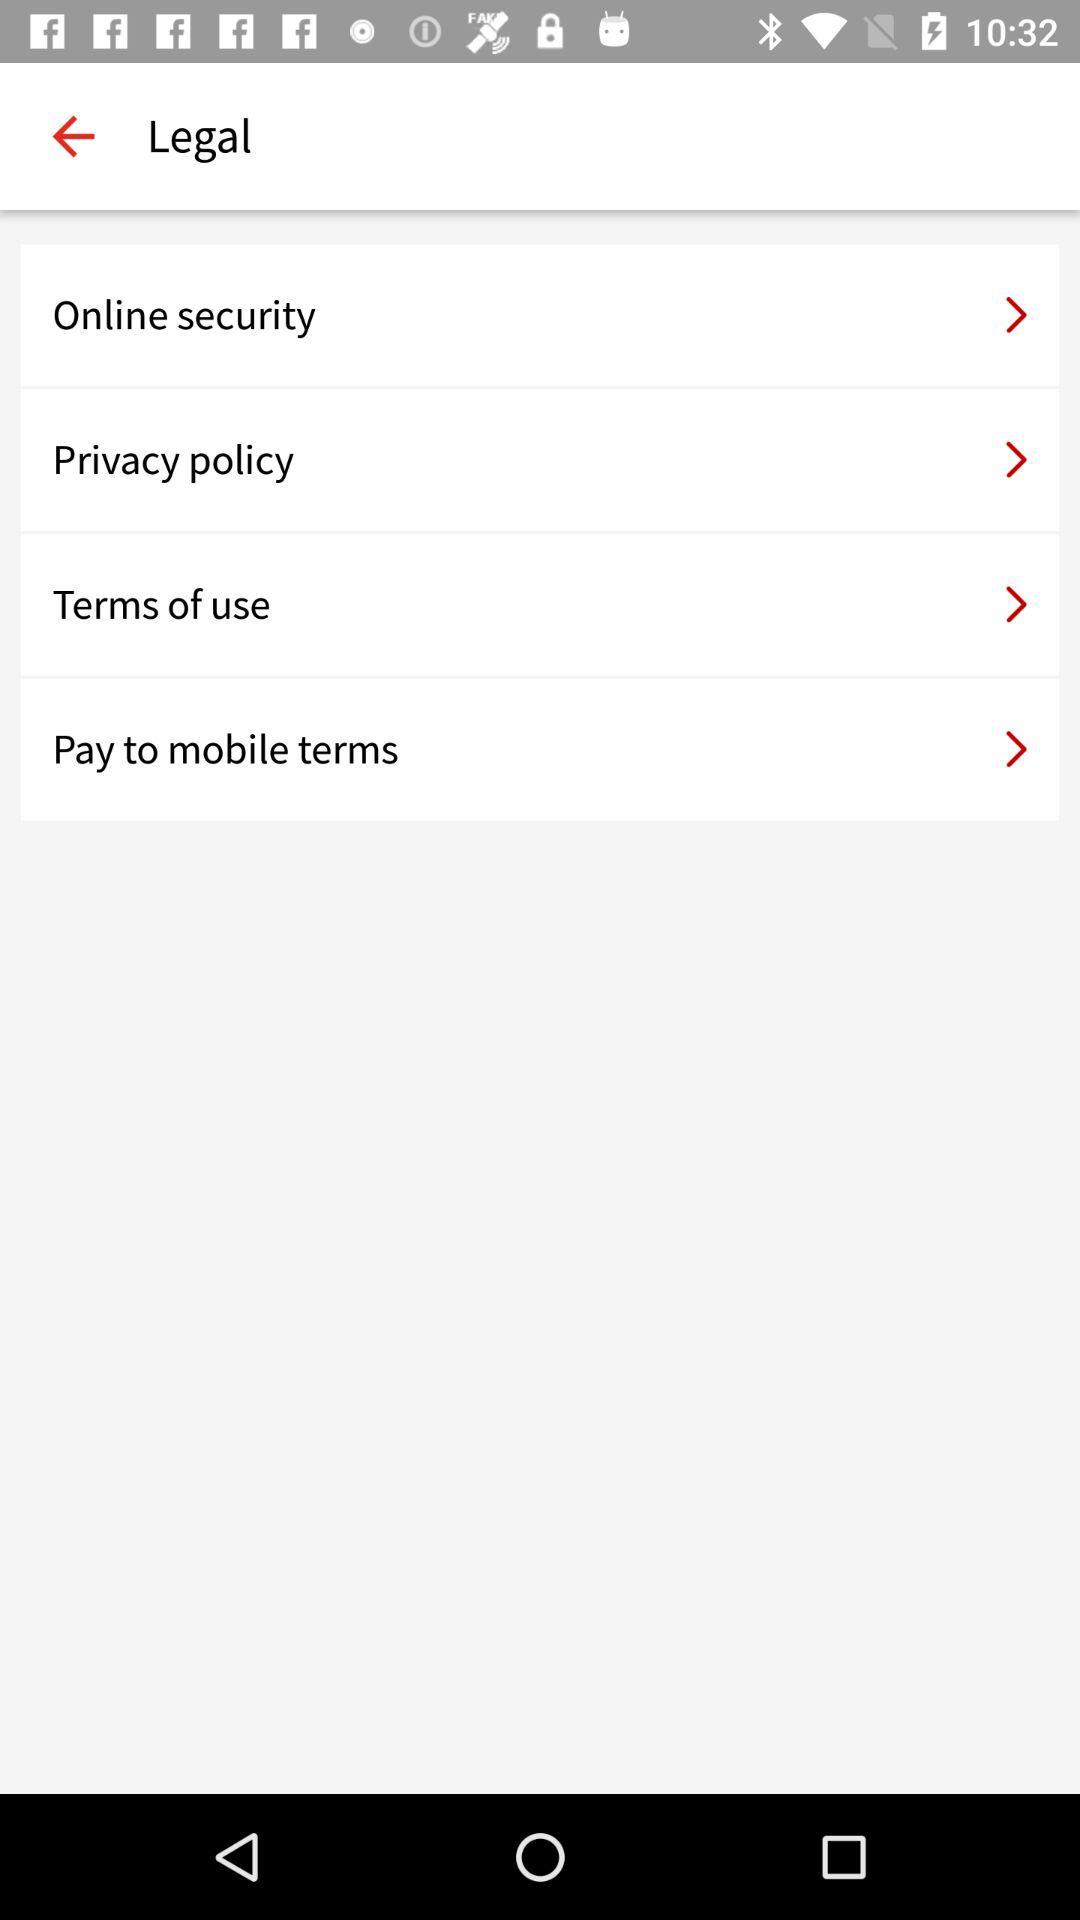 The height and width of the screenshot is (1920, 1080). I want to click on icon above online security icon, so click(72, 135).